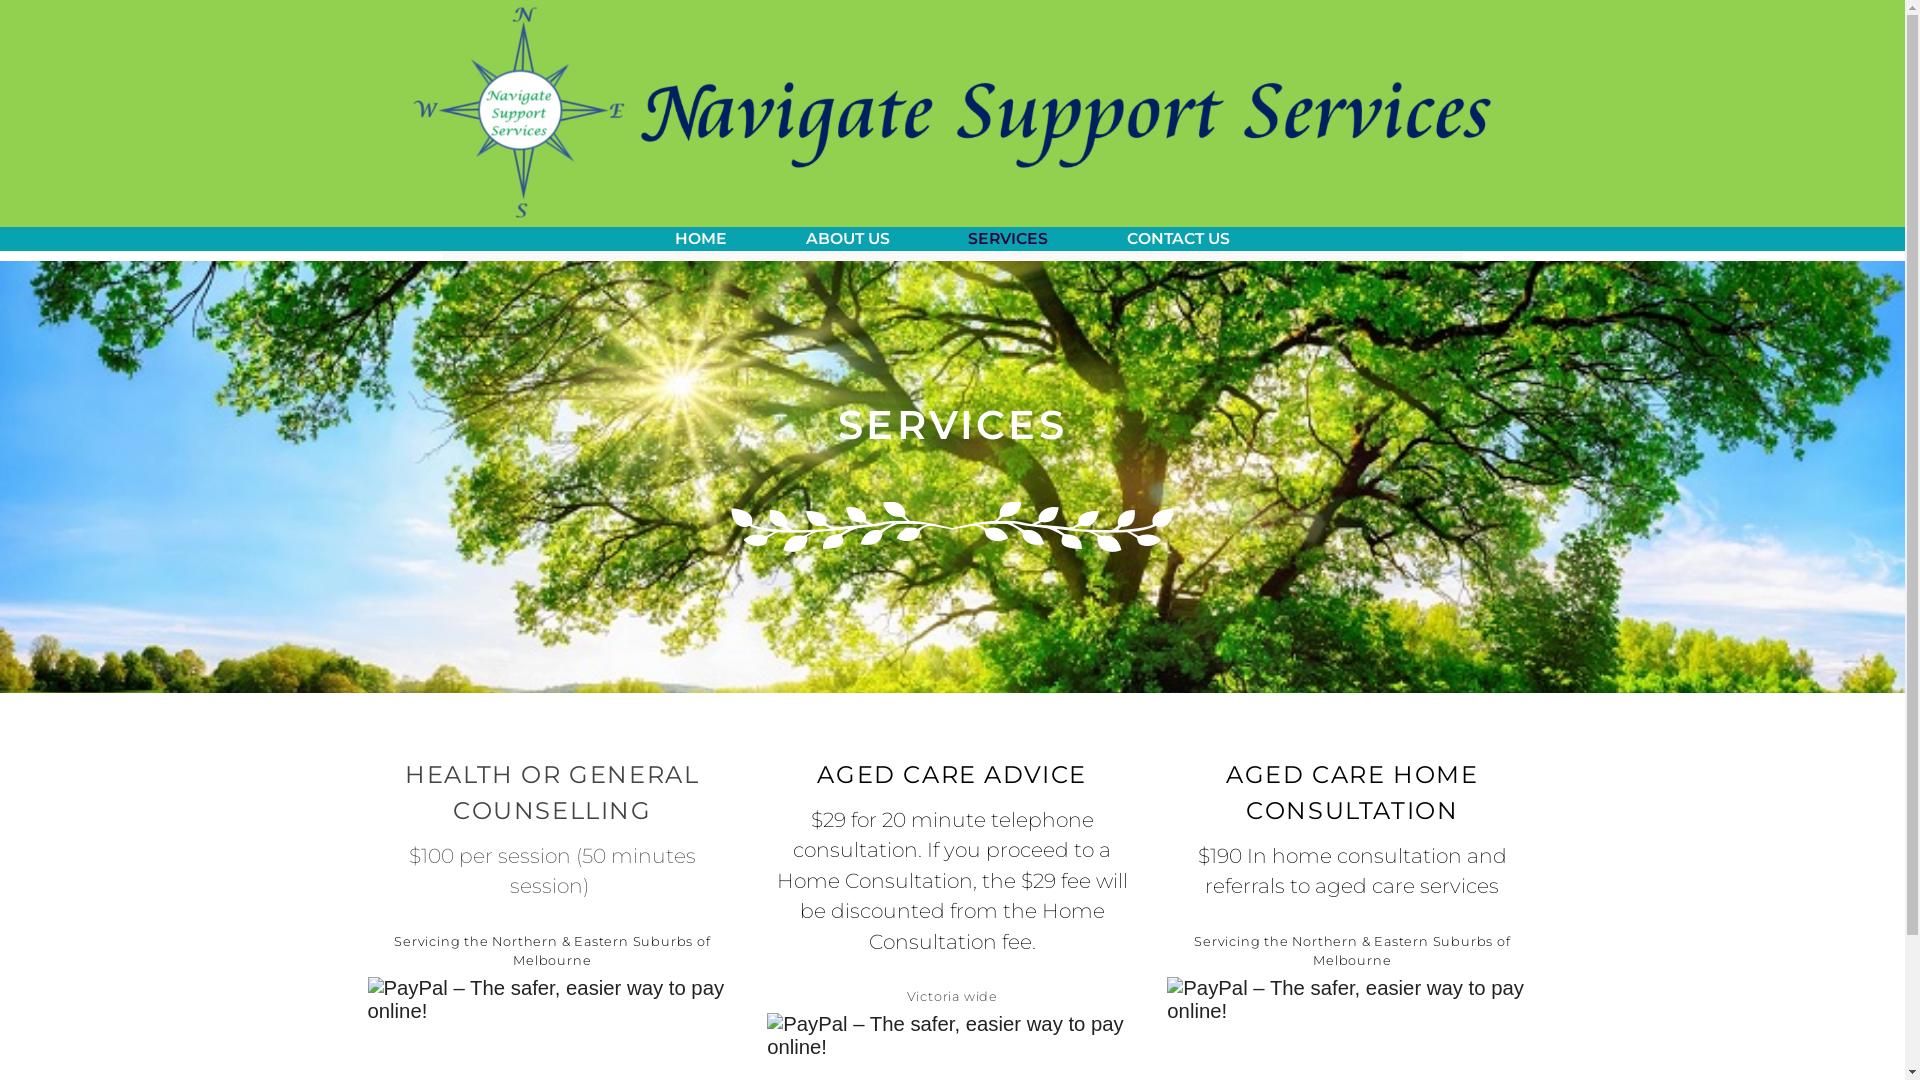  What do you see at coordinates (1008, 237) in the screenshot?
I see `'SERVICES'` at bounding box center [1008, 237].